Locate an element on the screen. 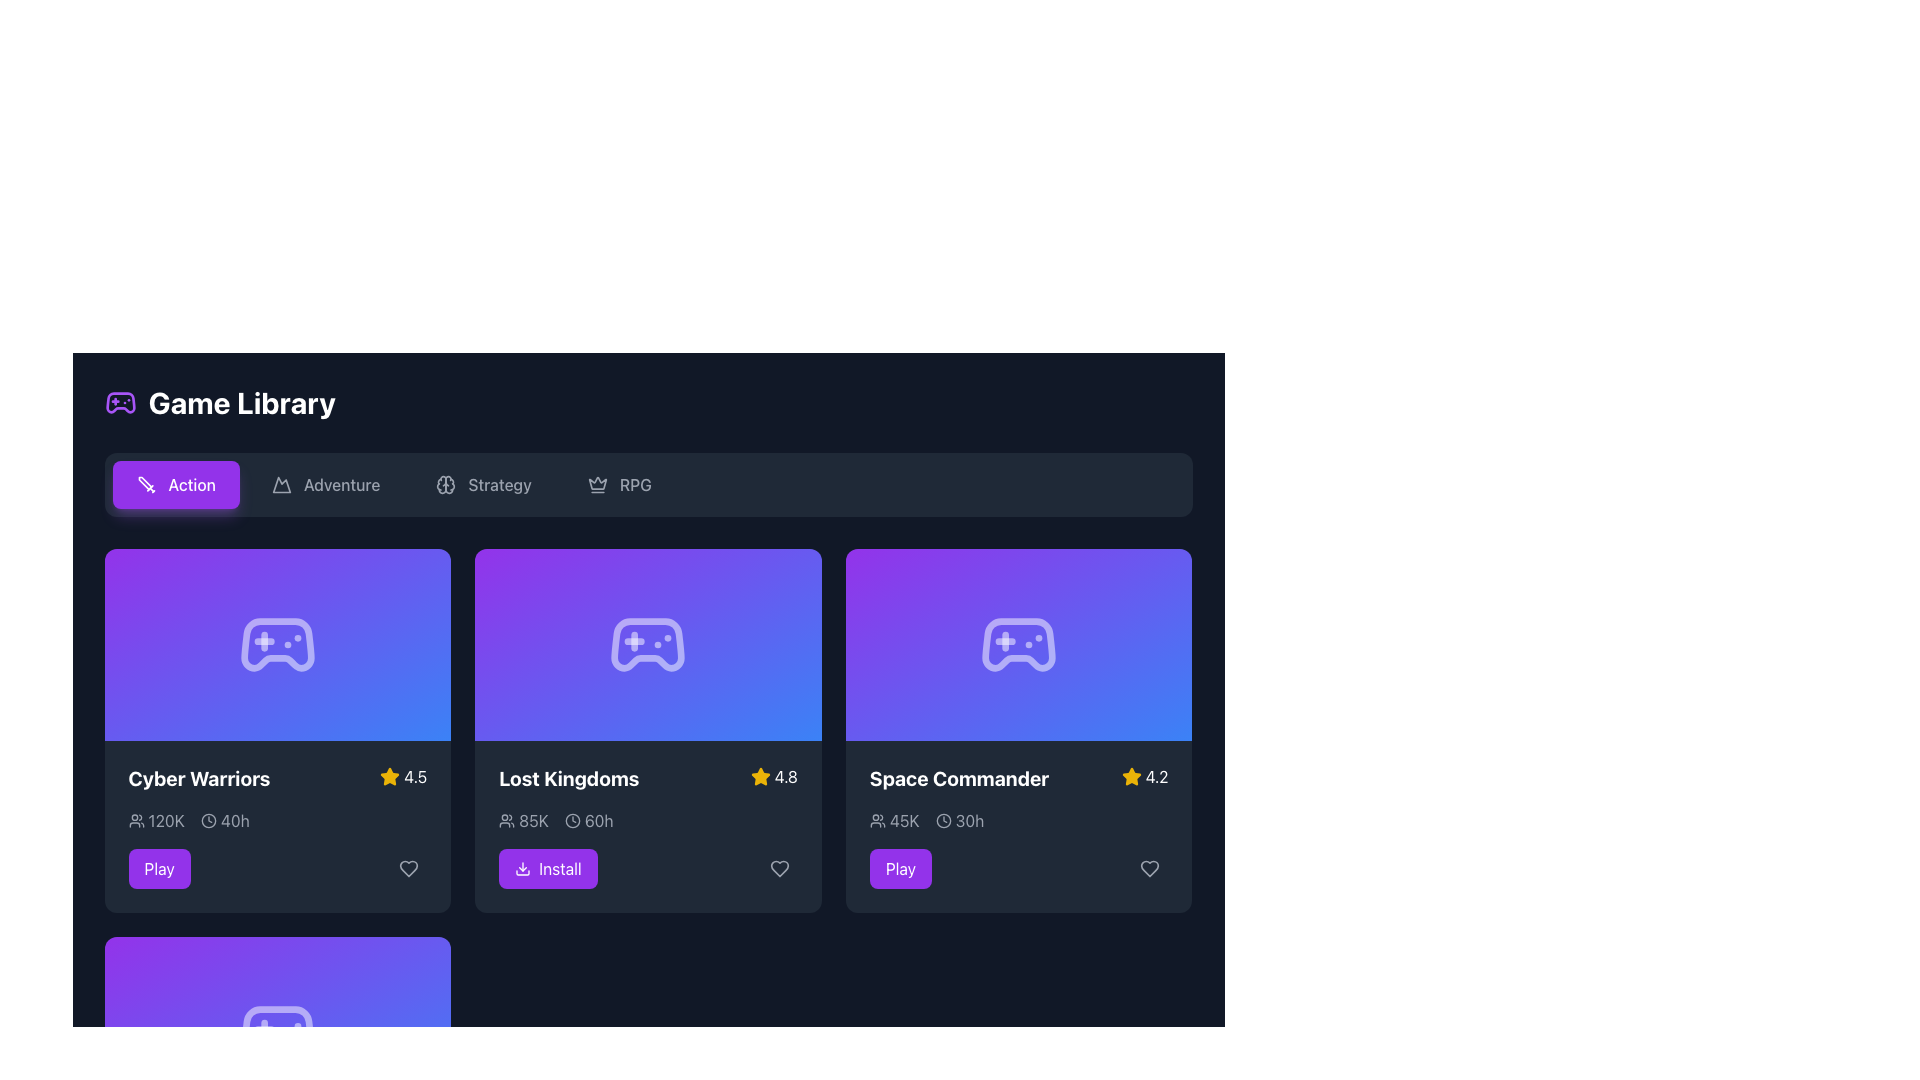 Image resolution: width=1920 pixels, height=1080 pixels. the text label displaying '4.8' in white font, part of the rating feature on the game card labeled 'Lost Kingdoms', located near the yellow star symbol in the middle column of the card is located at coordinates (785, 775).